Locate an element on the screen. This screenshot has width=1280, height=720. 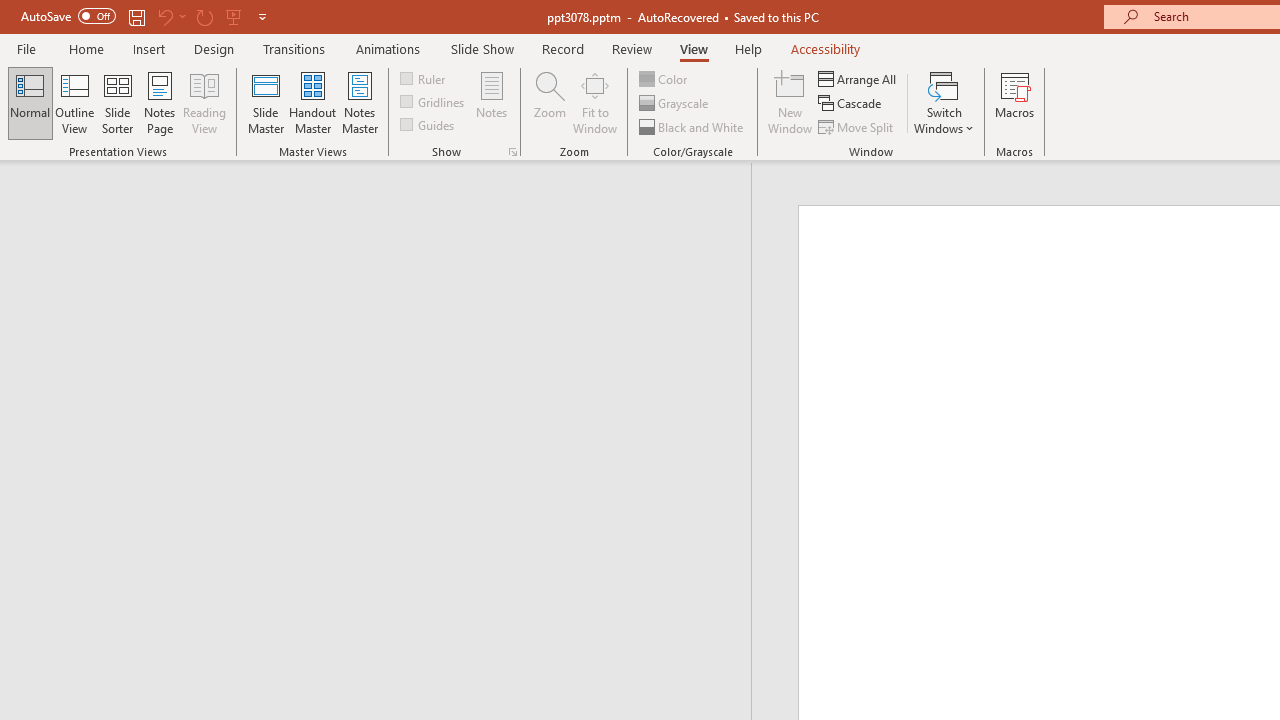
'New Window' is located at coordinates (789, 103).